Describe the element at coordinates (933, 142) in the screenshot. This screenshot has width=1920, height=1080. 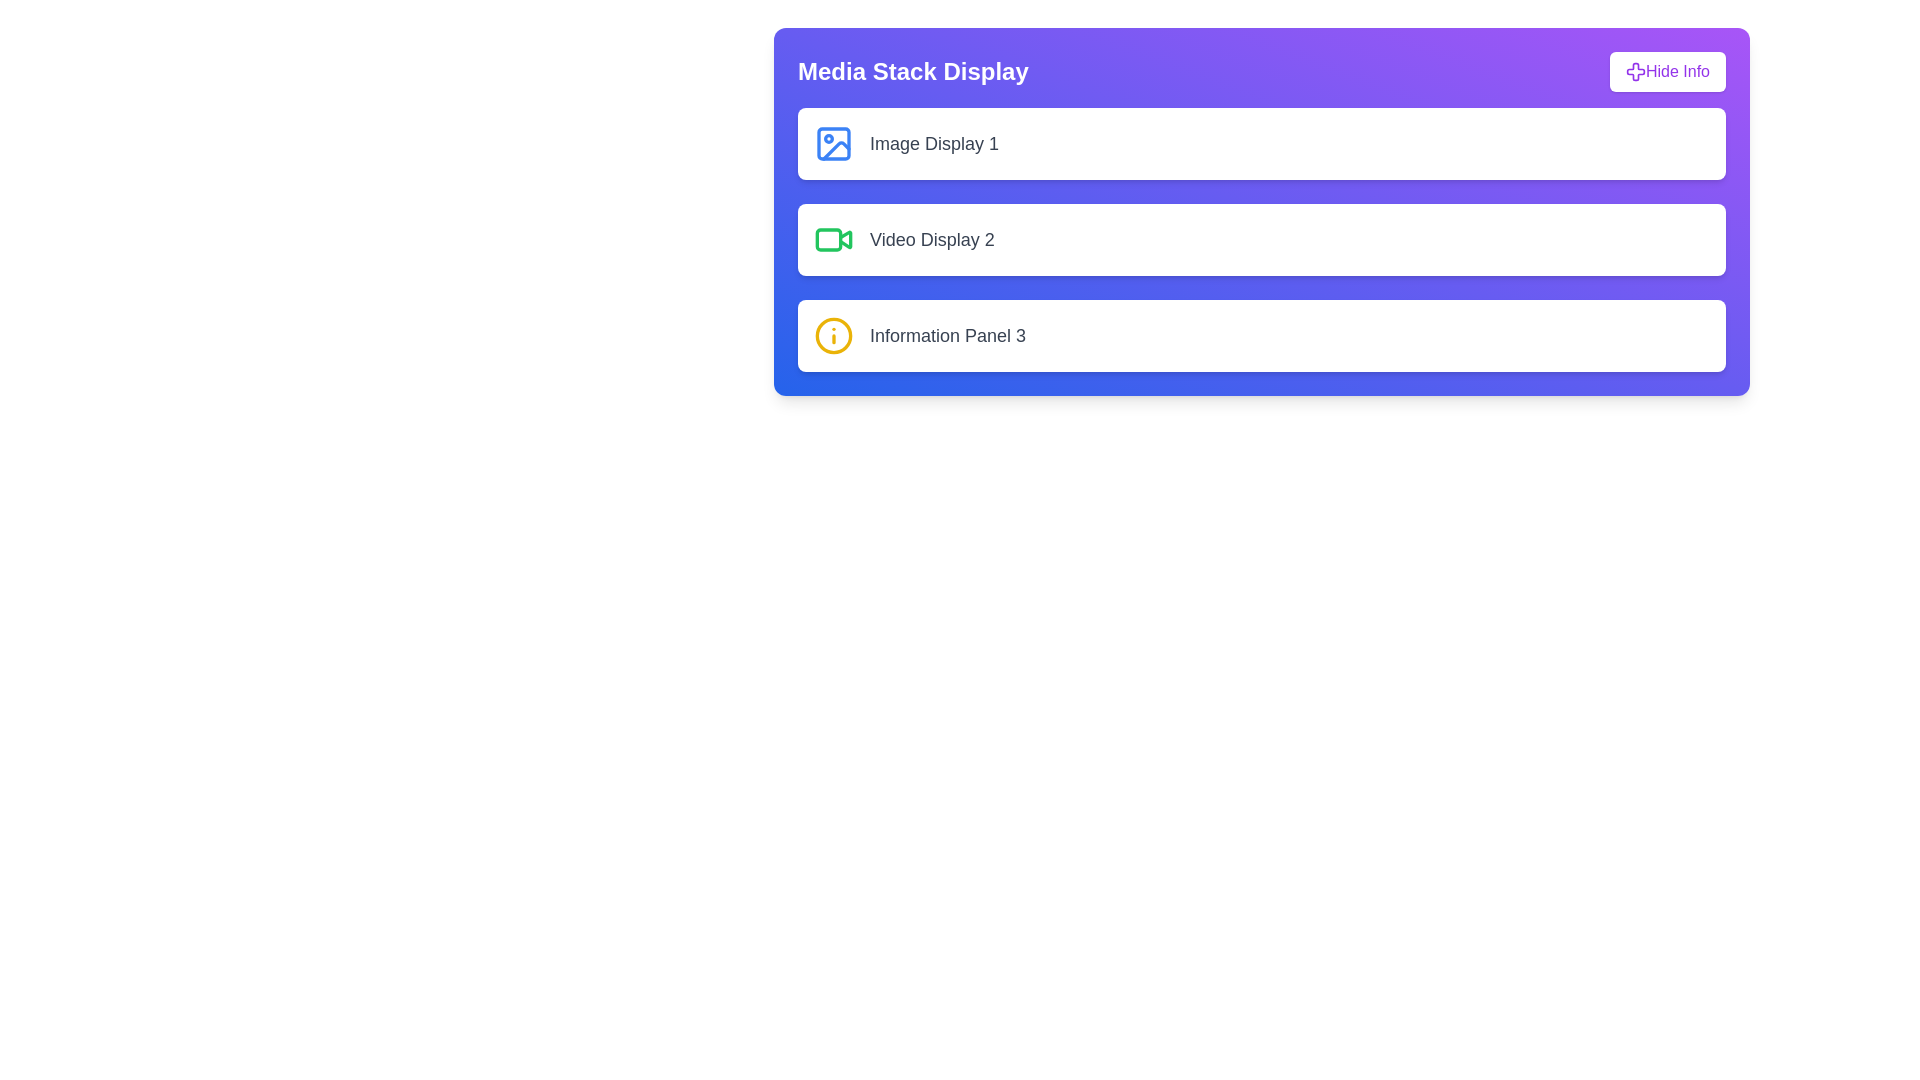
I see `the static text label located at the top-left corner of the first card in a vertically-stacked list, which serves as a title for the associated card content` at that location.